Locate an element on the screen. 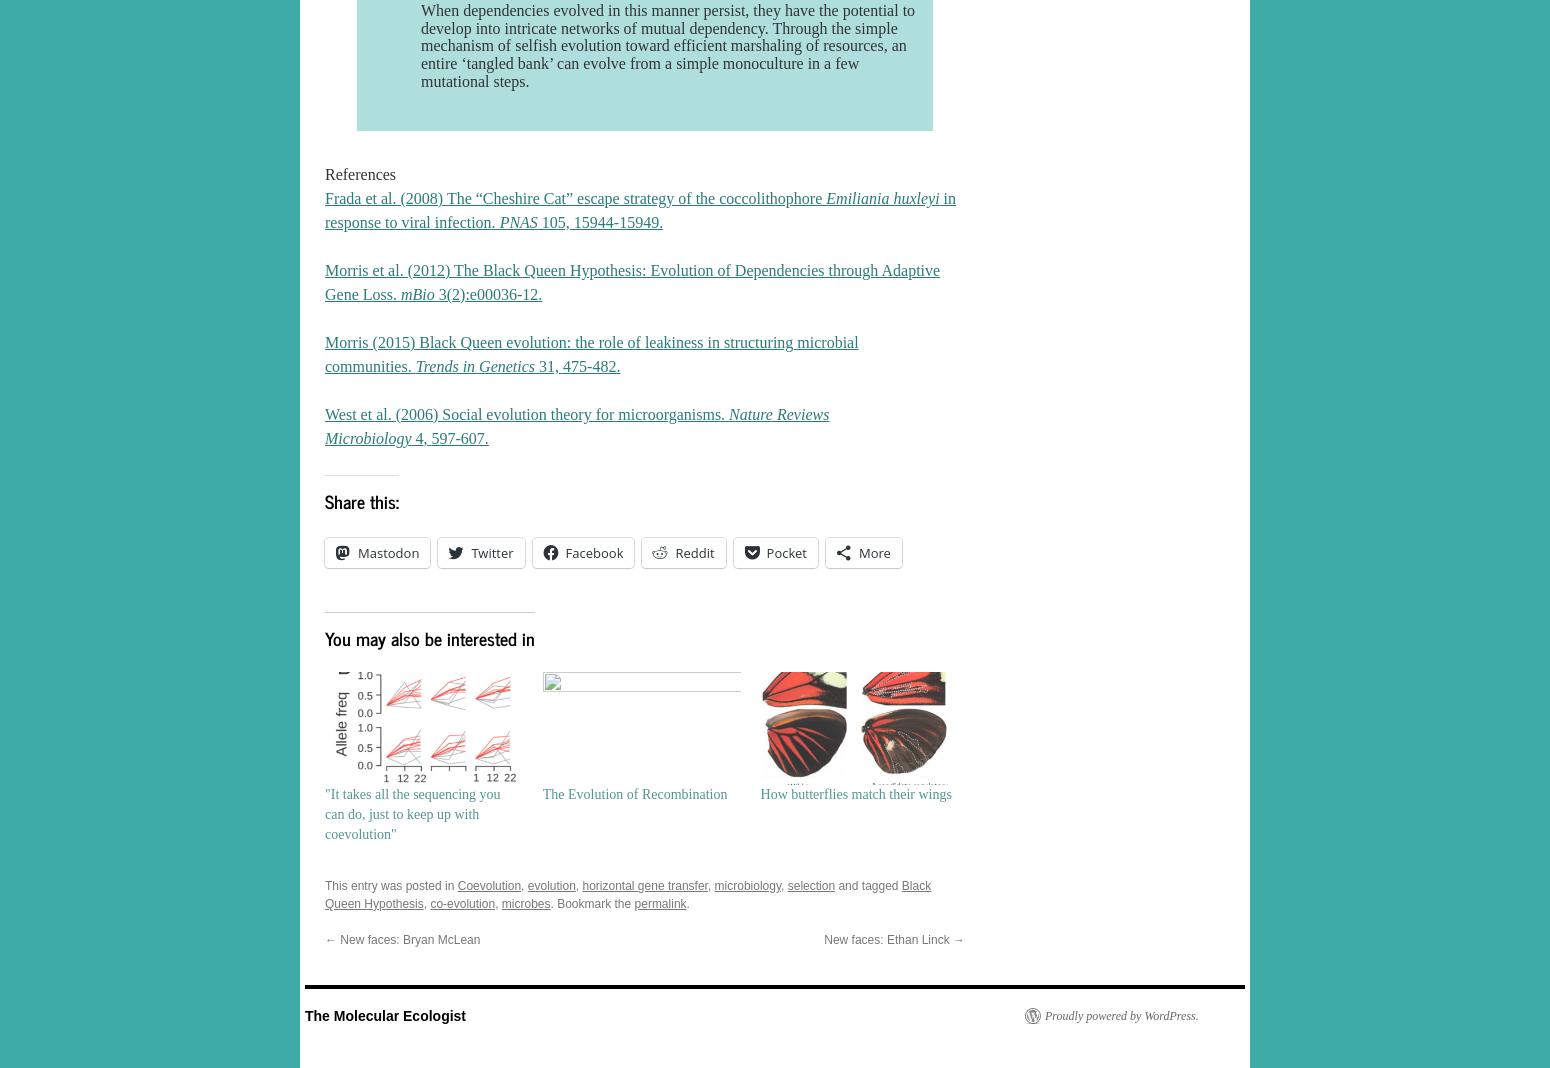  'West et al. (2006) Social evolution theory for microorganisms.' is located at coordinates (526, 414).